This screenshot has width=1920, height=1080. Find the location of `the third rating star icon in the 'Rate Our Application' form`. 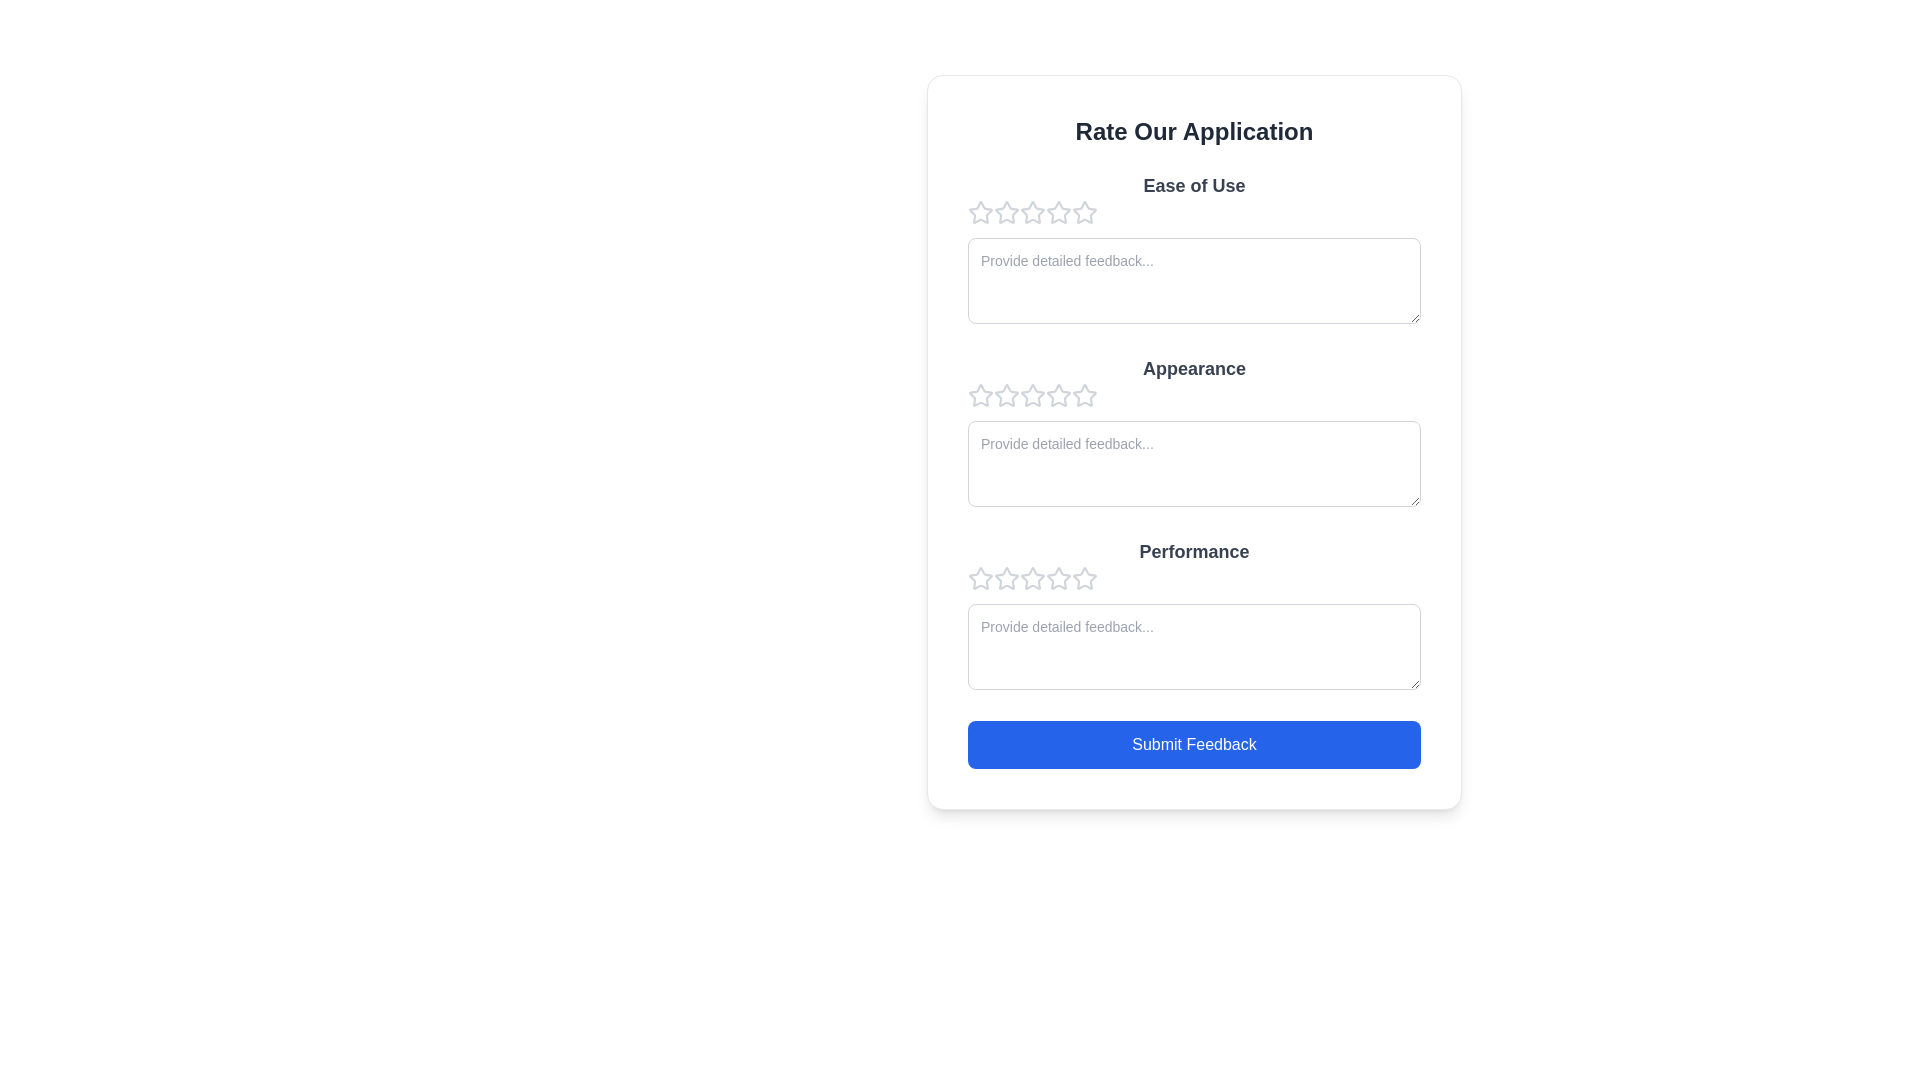

the third rating star icon in the 'Rate Our Application' form is located at coordinates (1007, 396).